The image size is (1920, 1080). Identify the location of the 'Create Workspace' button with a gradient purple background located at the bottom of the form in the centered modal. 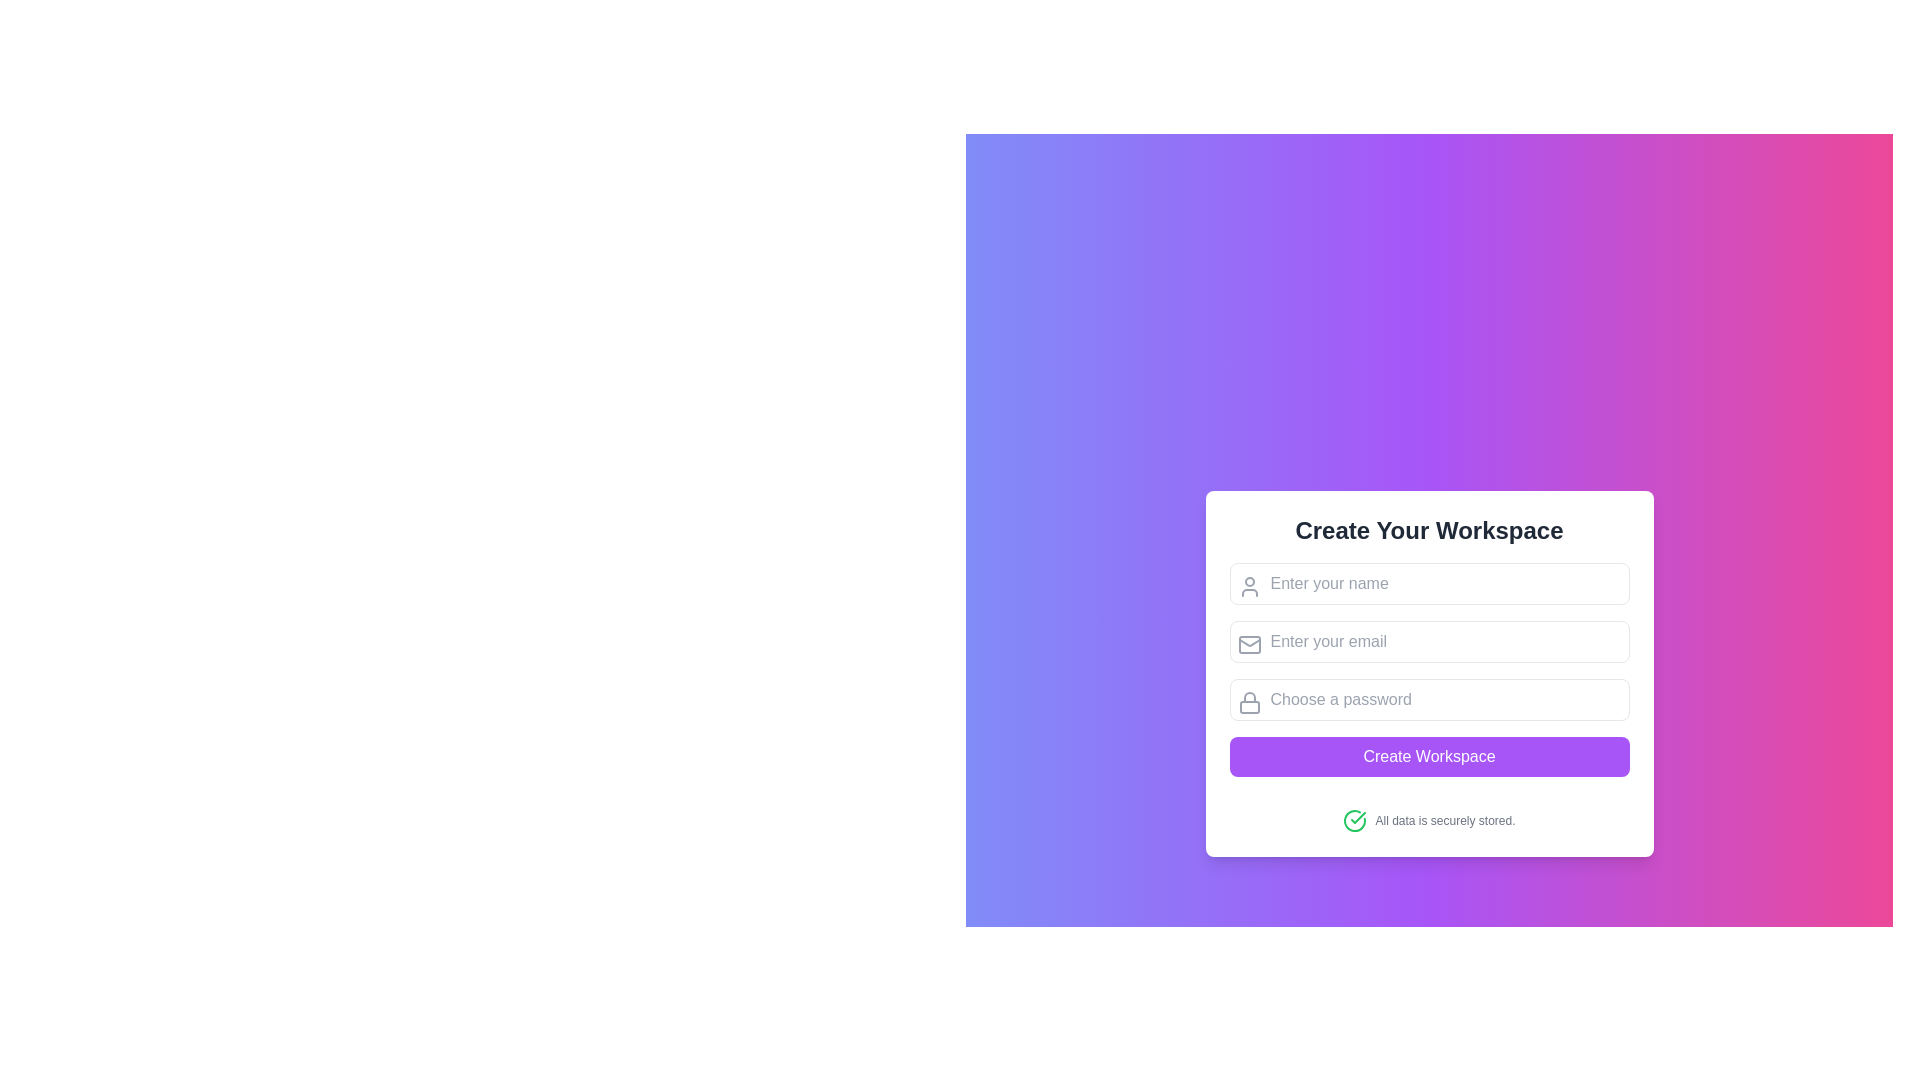
(1428, 756).